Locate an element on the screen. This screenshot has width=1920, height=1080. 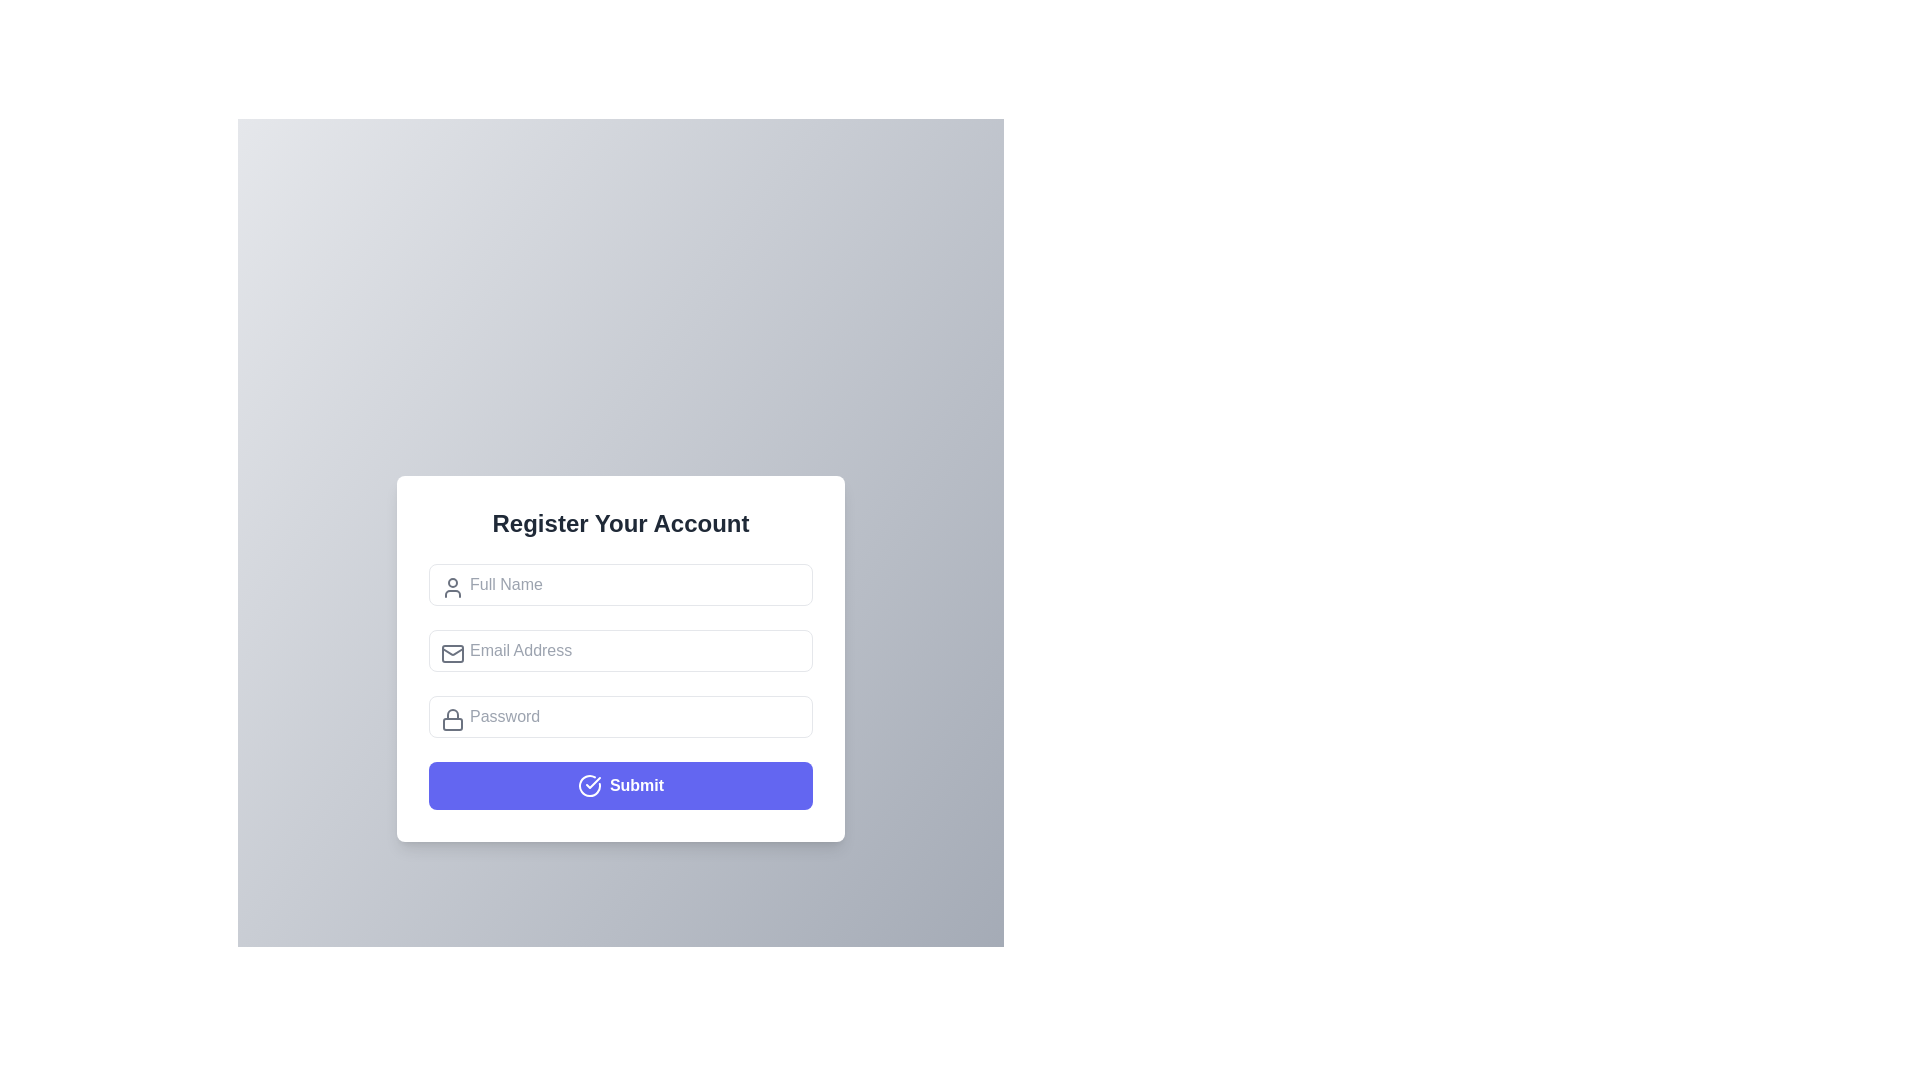
the SVG graphical element that is part of the lock icon, located to the left of the 'Password' field in the registration form is located at coordinates (451, 724).